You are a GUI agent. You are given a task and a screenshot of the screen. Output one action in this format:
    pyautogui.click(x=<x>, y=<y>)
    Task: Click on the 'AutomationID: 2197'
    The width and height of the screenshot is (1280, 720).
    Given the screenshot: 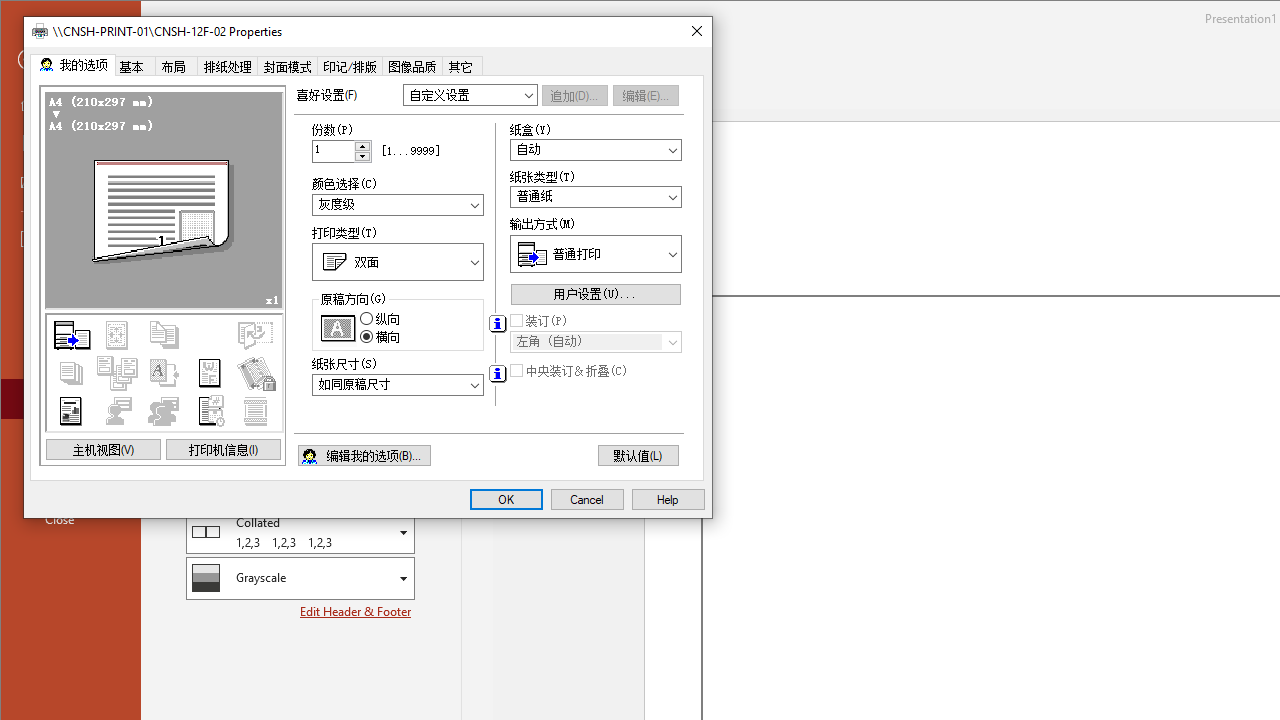 What is the action you would take?
    pyautogui.click(x=497, y=323)
    